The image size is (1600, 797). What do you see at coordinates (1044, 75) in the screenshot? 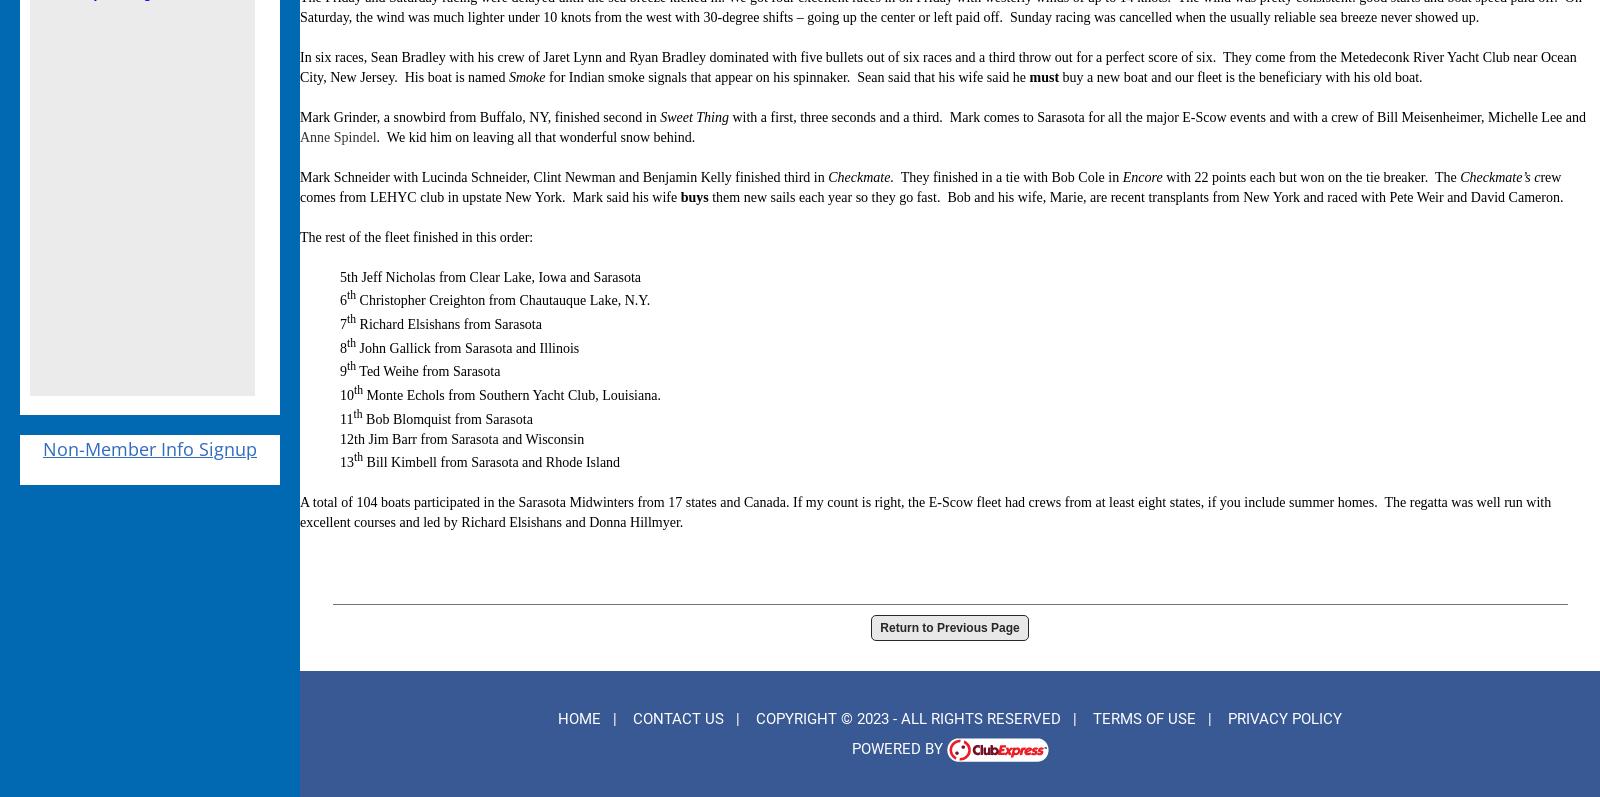
I see `'must'` at bounding box center [1044, 75].